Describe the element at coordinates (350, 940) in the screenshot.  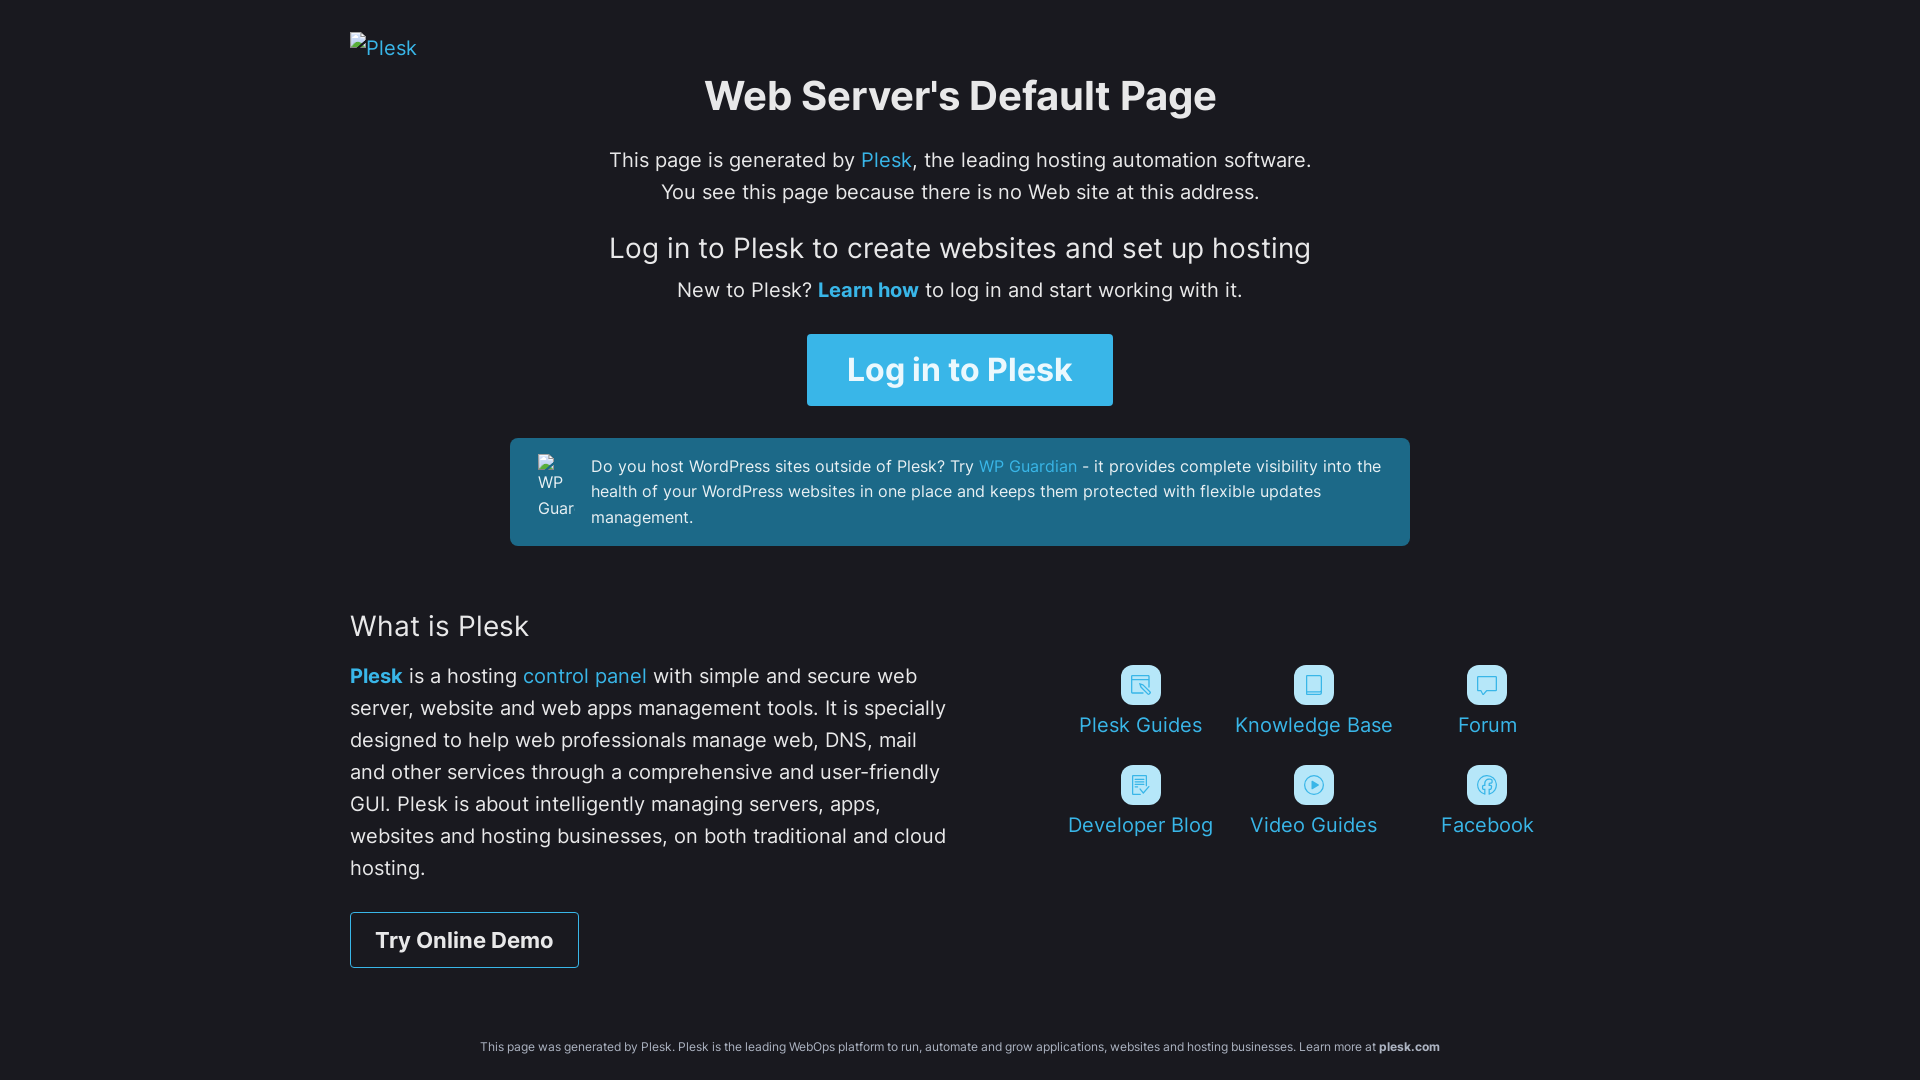
I see `'Try Online Demo'` at that location.